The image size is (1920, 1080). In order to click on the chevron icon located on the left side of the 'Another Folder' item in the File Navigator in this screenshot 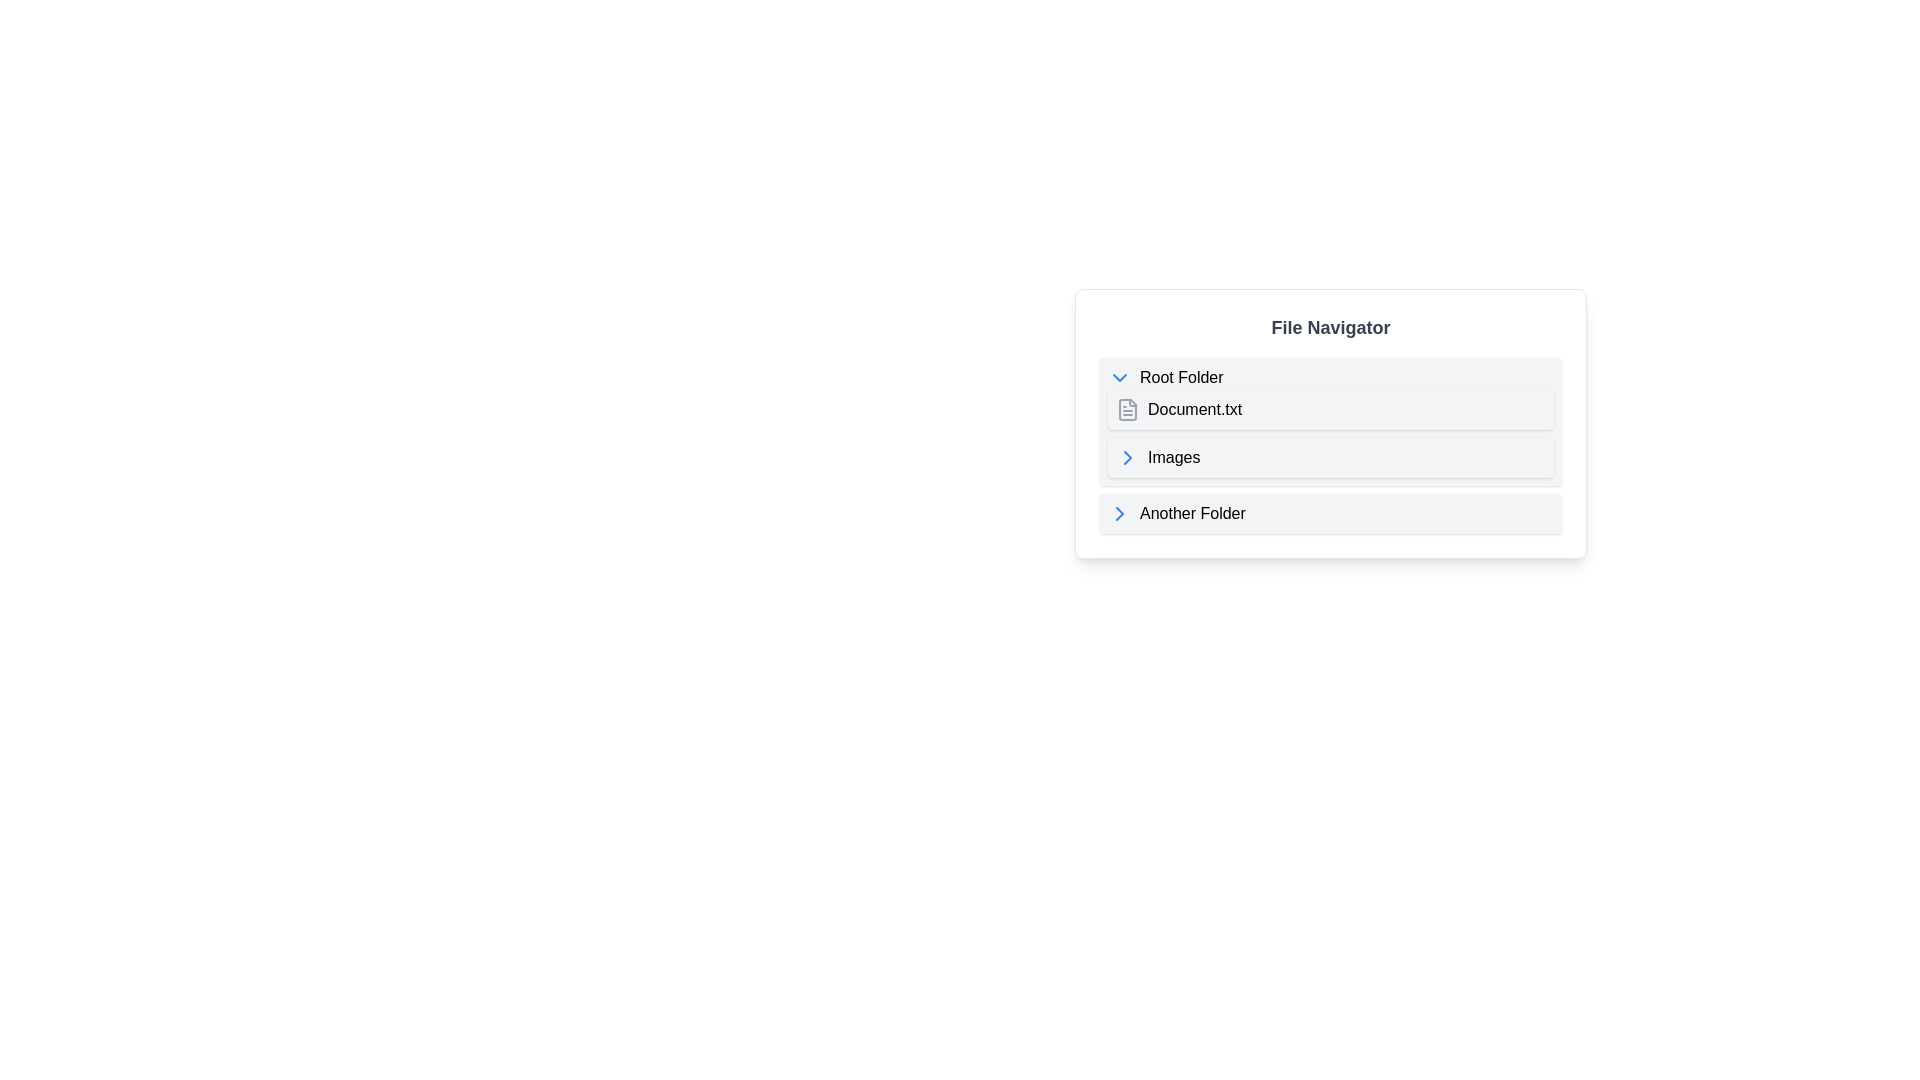, I will do `click(1118, 512)`.